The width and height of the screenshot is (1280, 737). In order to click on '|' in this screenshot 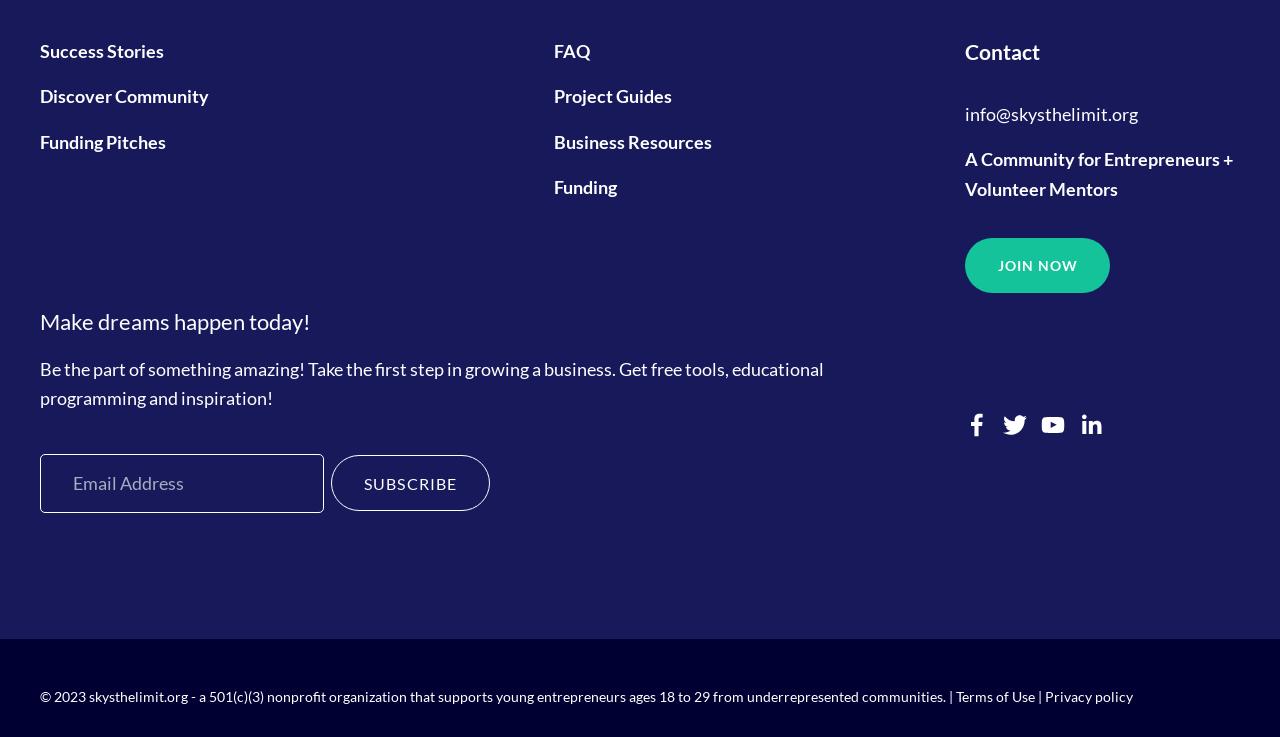, I will do `click(1033, 695)`.